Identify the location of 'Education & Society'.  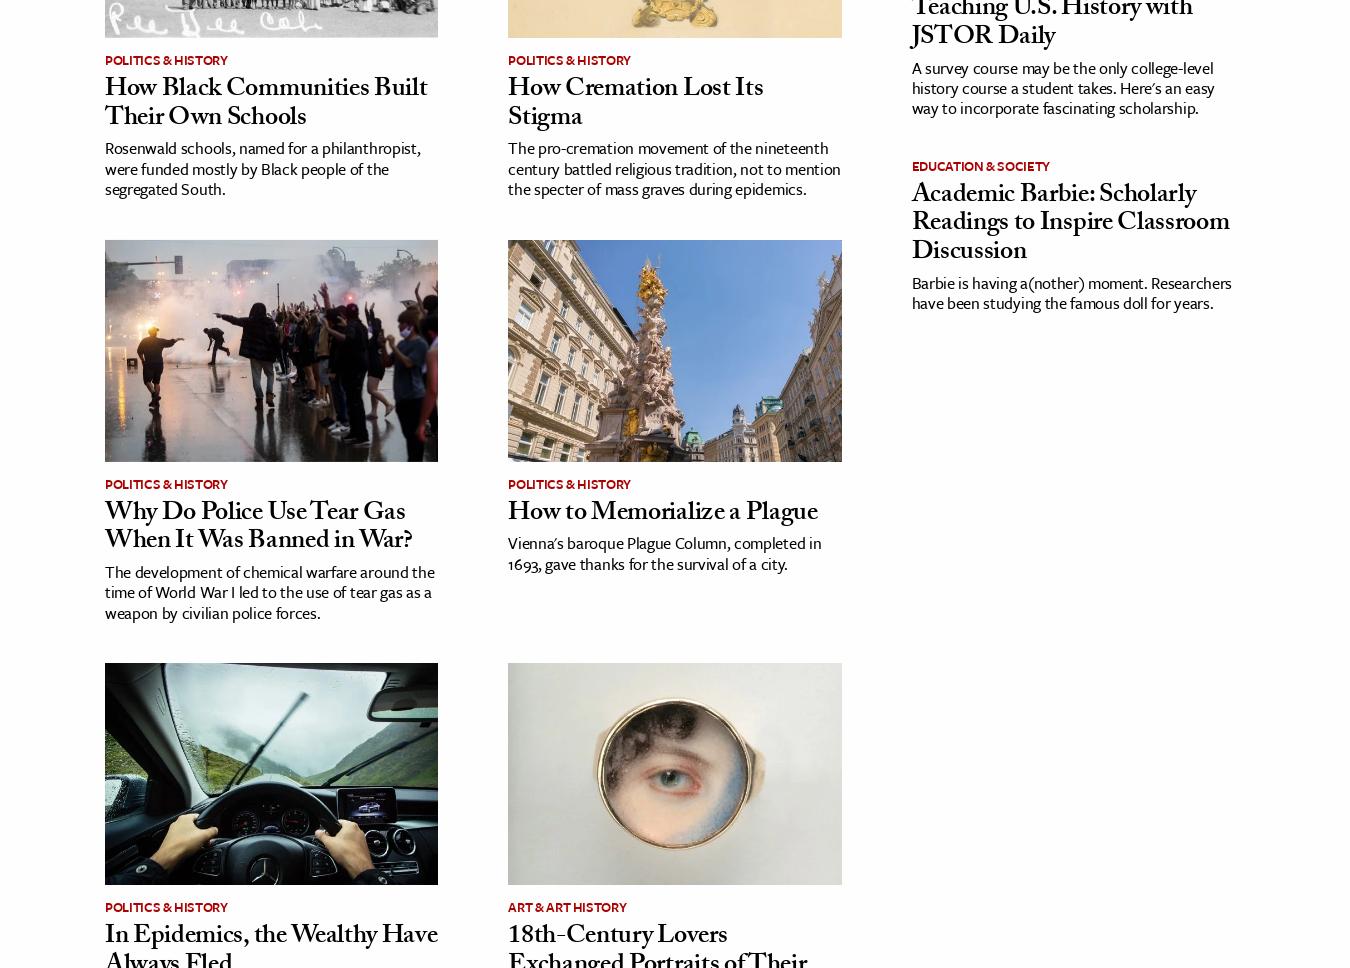
(979, 165).